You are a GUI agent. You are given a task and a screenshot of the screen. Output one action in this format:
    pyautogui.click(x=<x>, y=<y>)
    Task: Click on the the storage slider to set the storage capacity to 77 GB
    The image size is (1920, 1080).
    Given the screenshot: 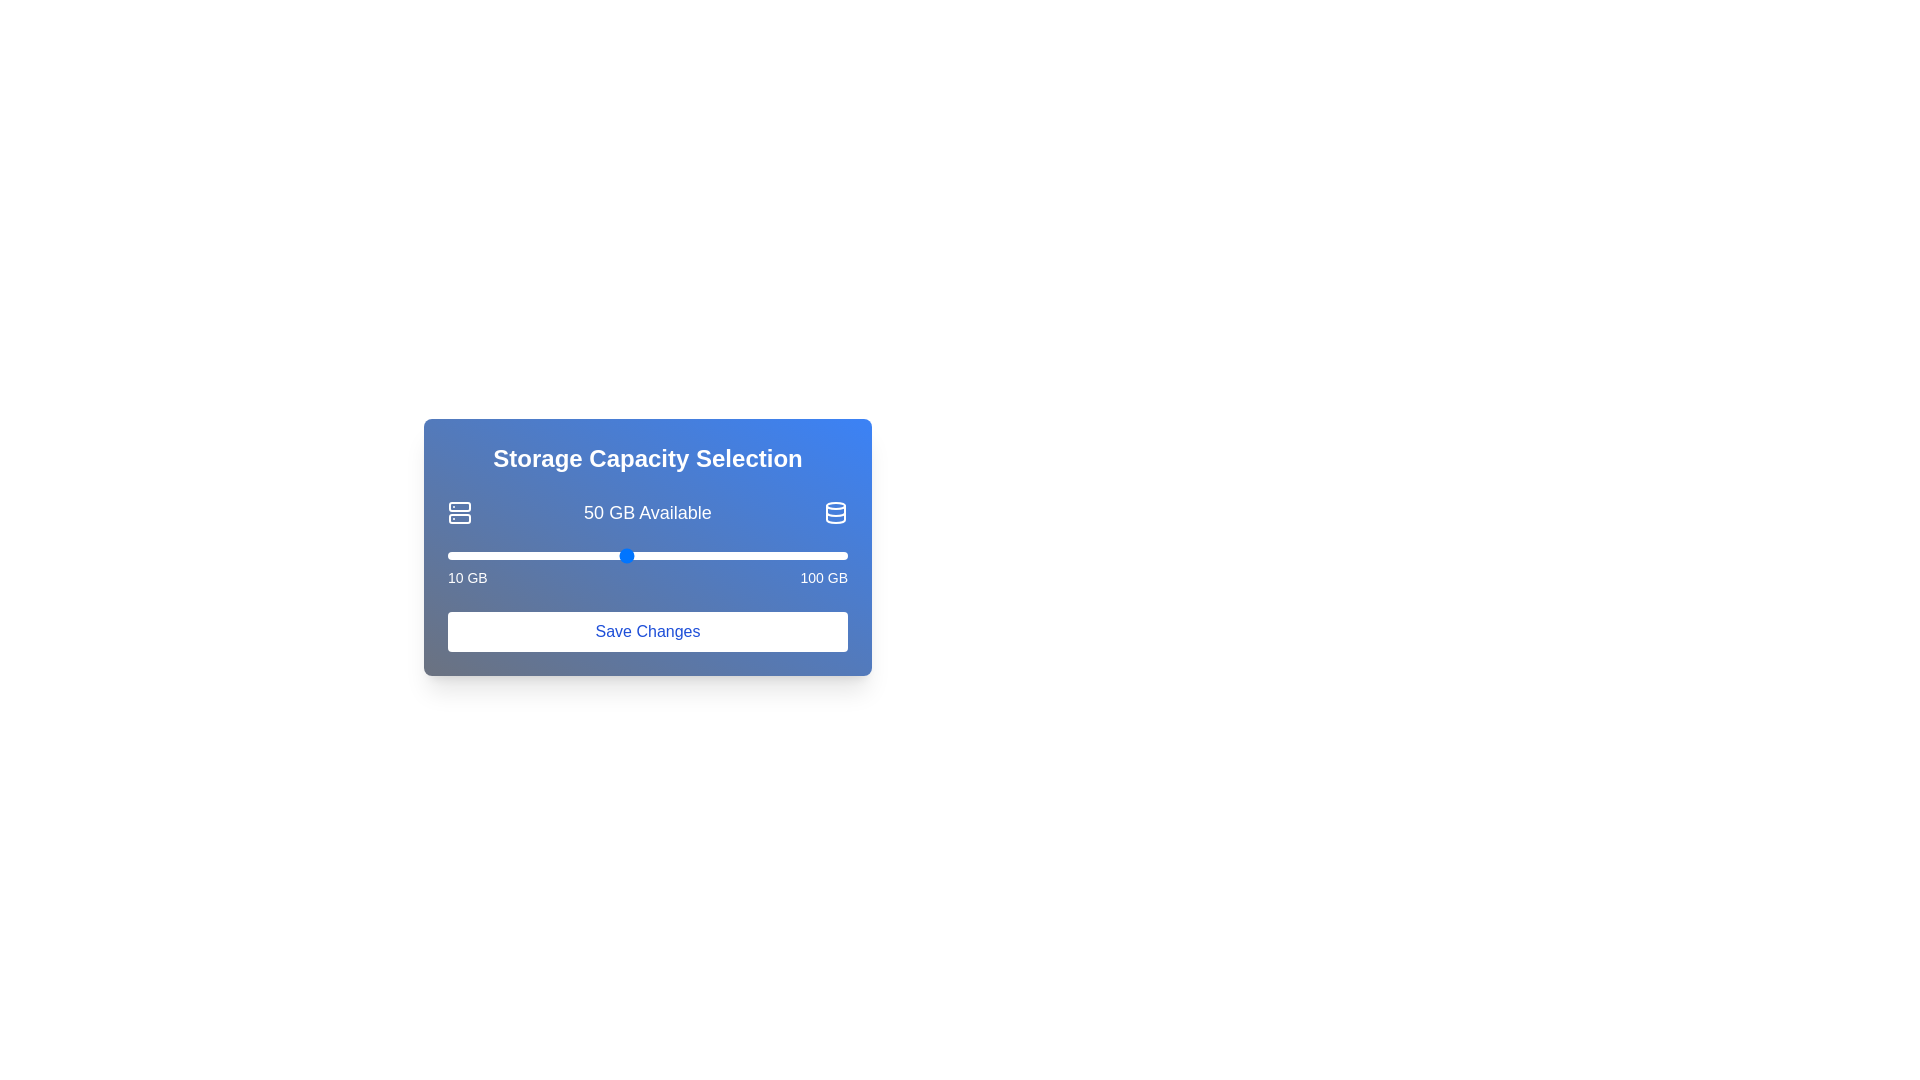 What is the action you would take?
    pyautogui.click(x=744, y=555)
    